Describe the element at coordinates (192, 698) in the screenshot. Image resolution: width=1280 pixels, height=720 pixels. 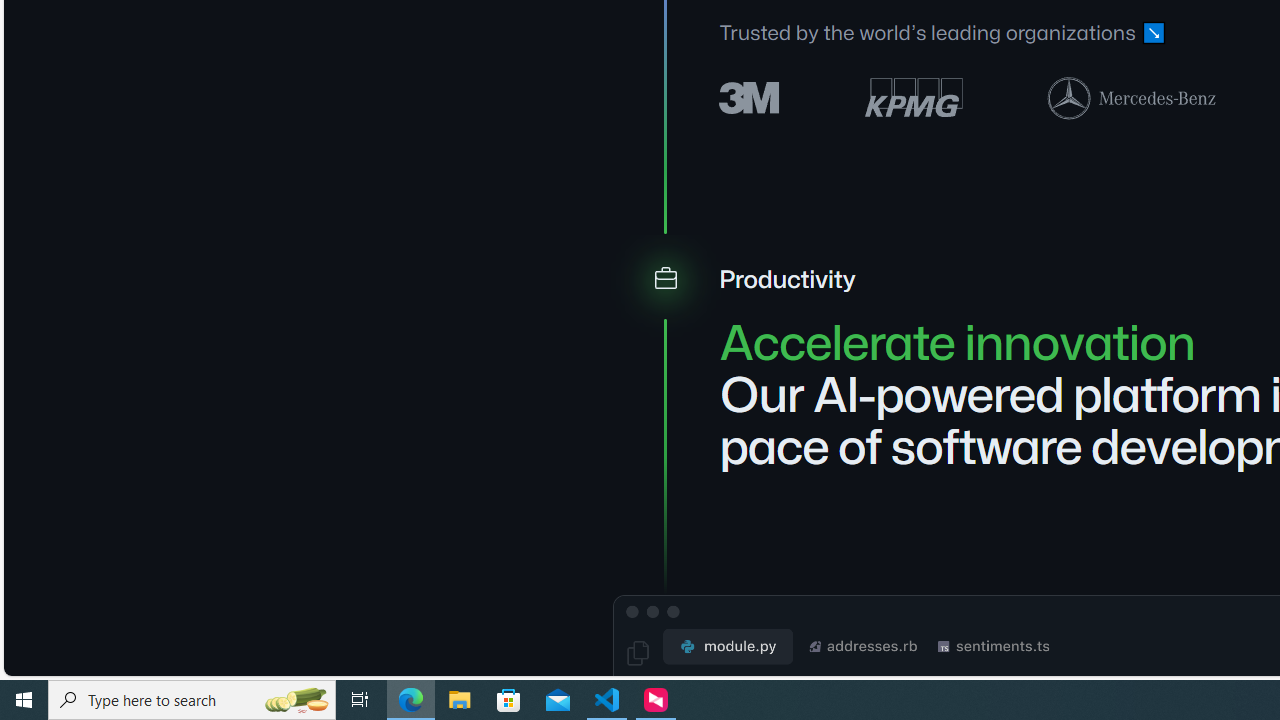
I see `'Type here to search'` at that location.